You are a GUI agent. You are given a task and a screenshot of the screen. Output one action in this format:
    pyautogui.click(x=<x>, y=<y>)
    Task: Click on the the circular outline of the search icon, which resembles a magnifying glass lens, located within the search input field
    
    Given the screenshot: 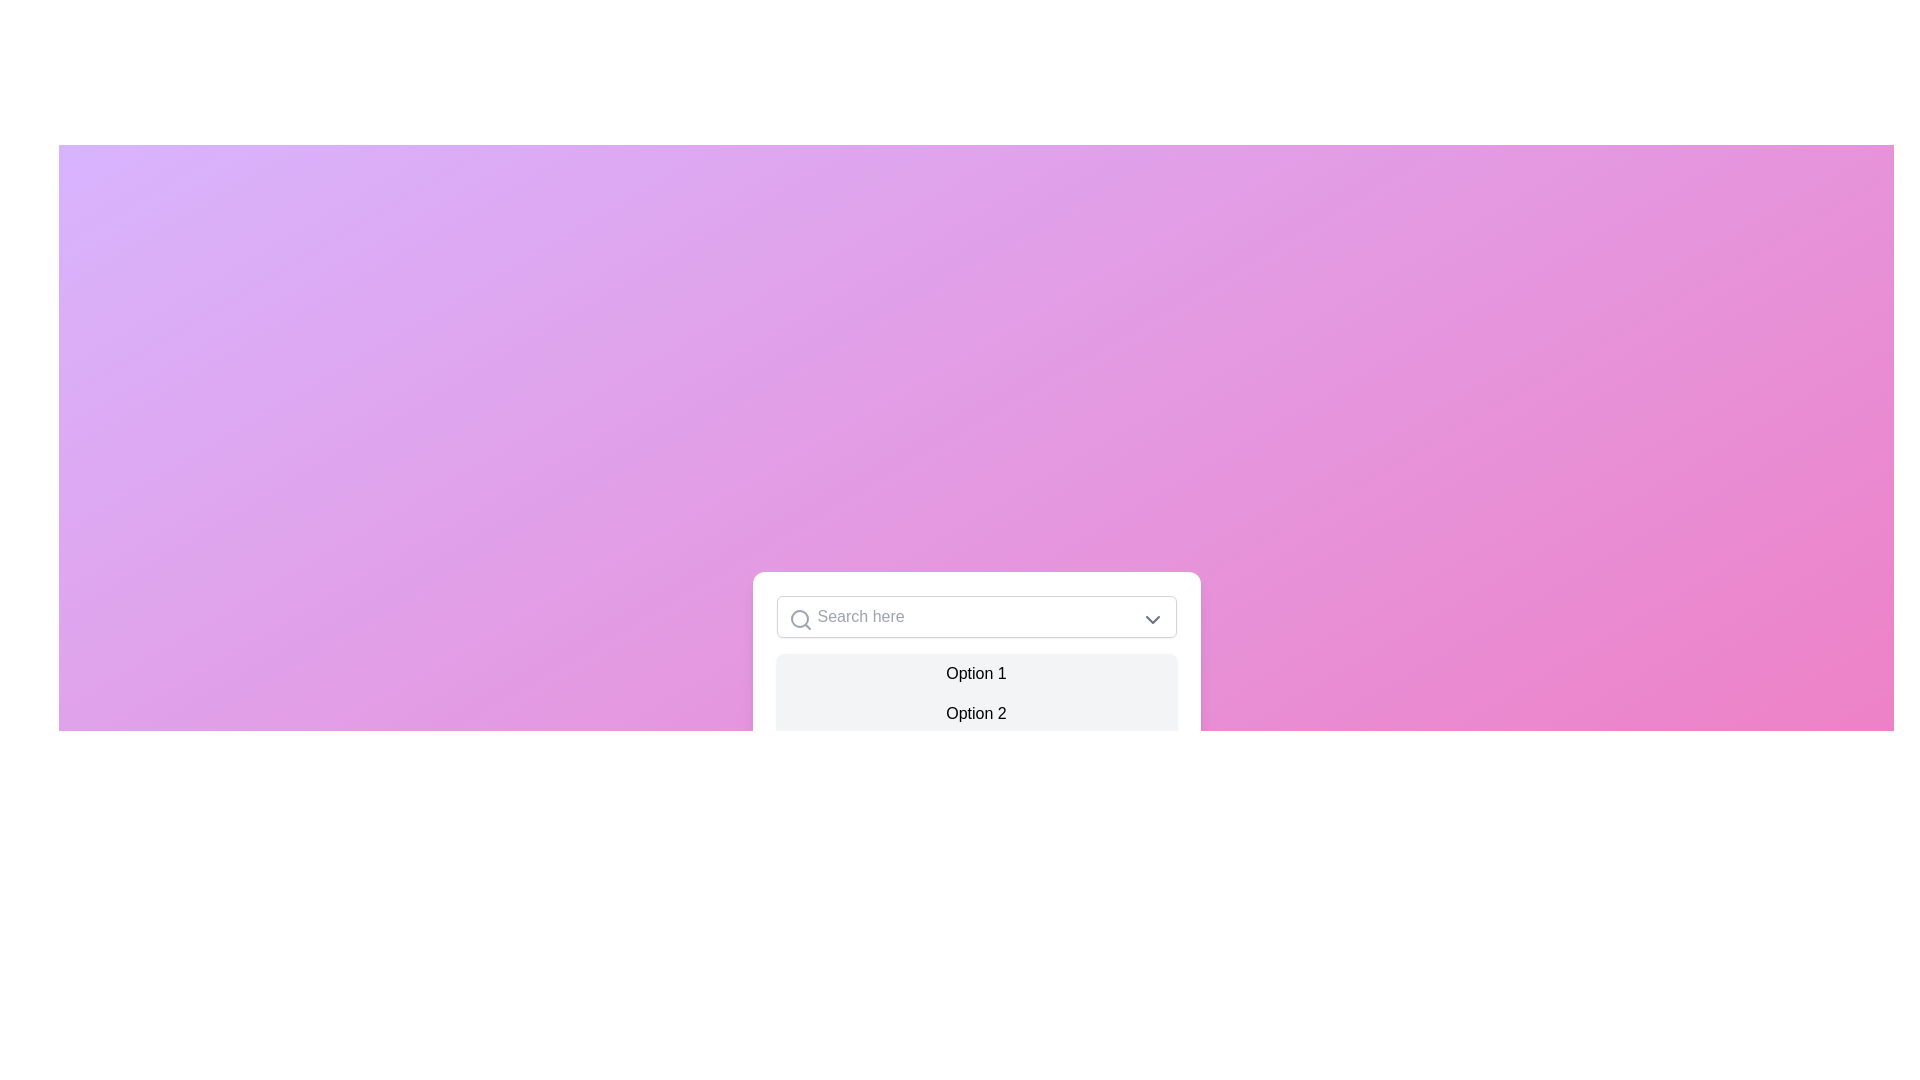 What is the action you would take?
    pyautogui.click(x=798, y=617)
    